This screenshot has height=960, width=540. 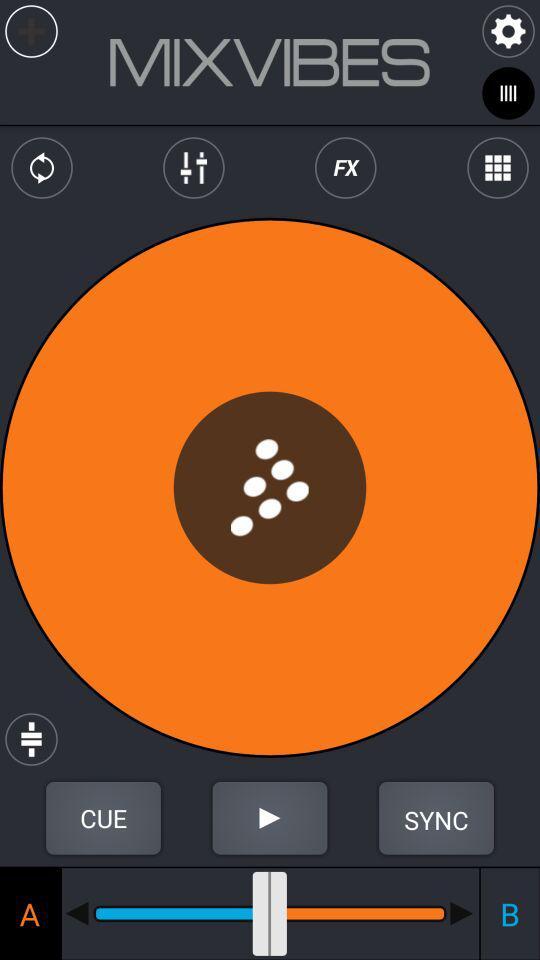 What do you see at coordinates (76, 913) in the screenshot?
I see `rewind` at bounding box center [76, 913].